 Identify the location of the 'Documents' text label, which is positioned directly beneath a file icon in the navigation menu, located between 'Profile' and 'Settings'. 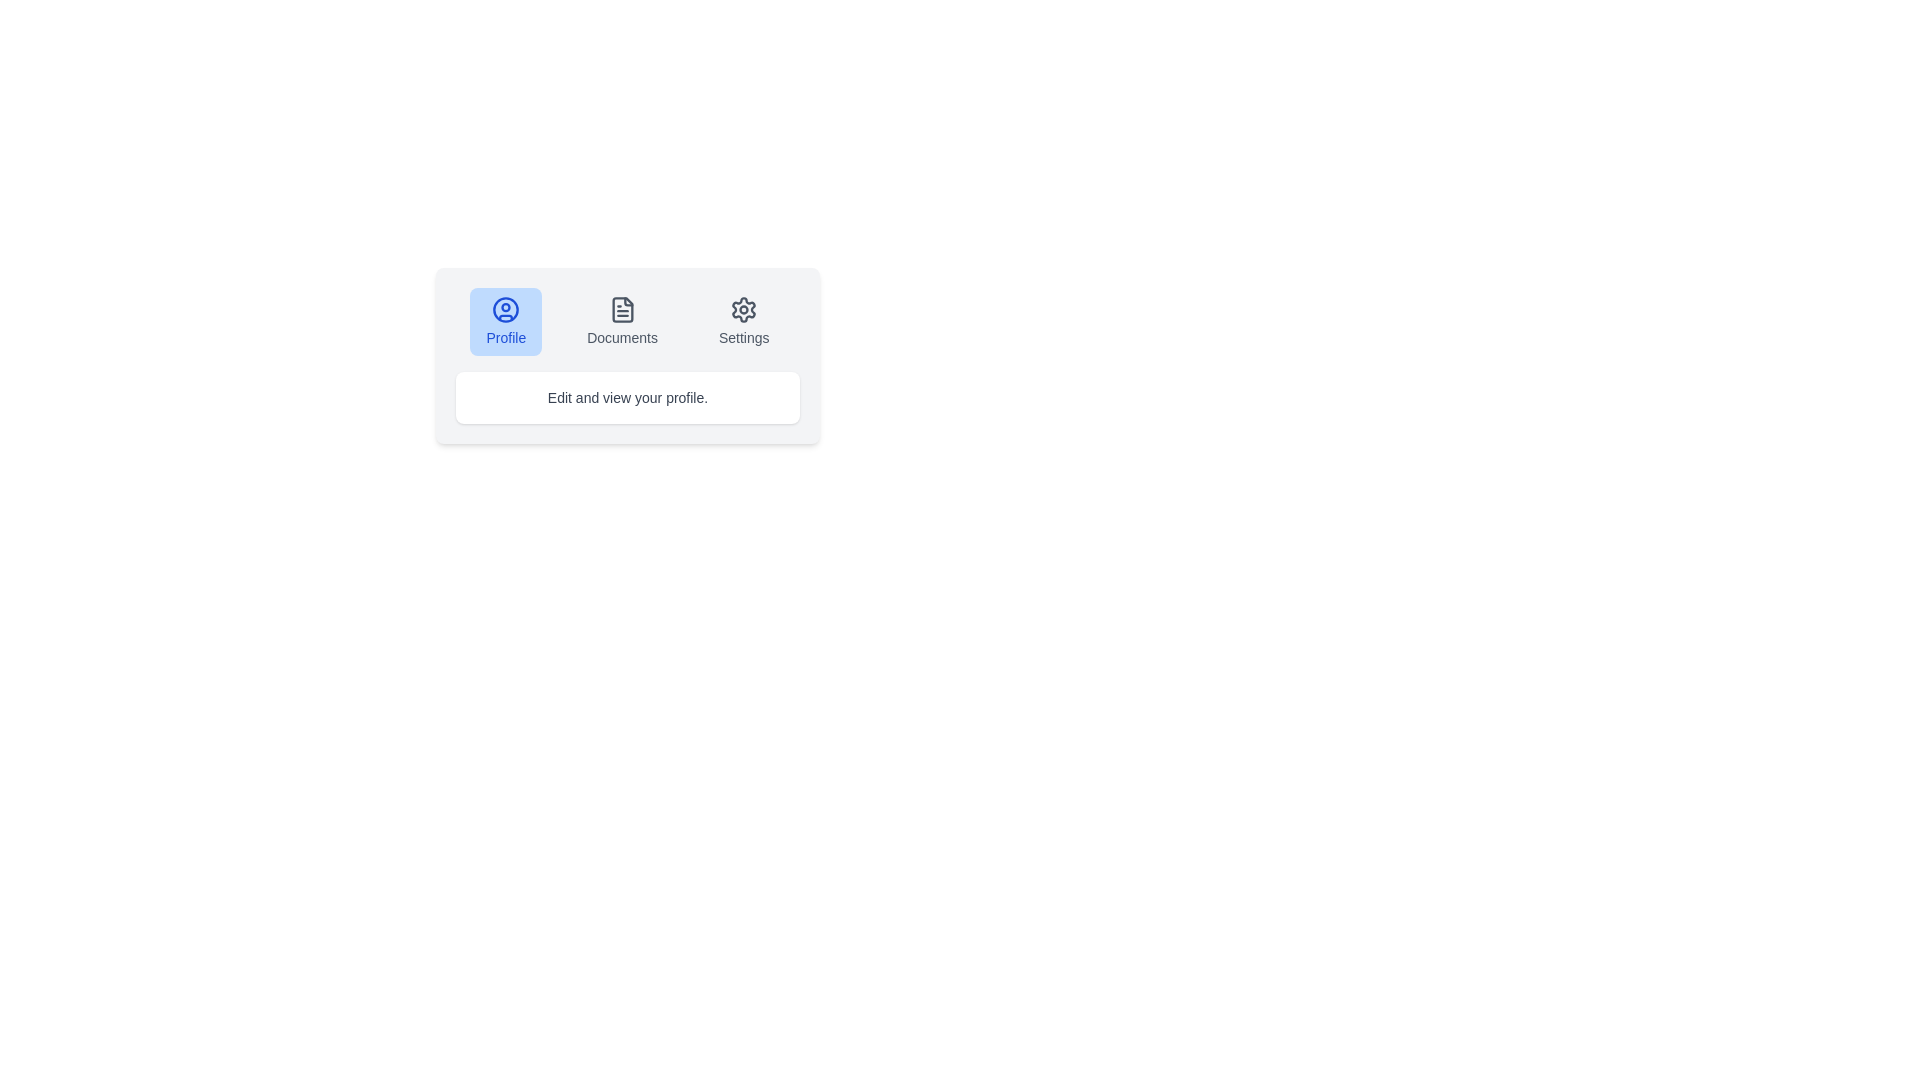
(621, 337).